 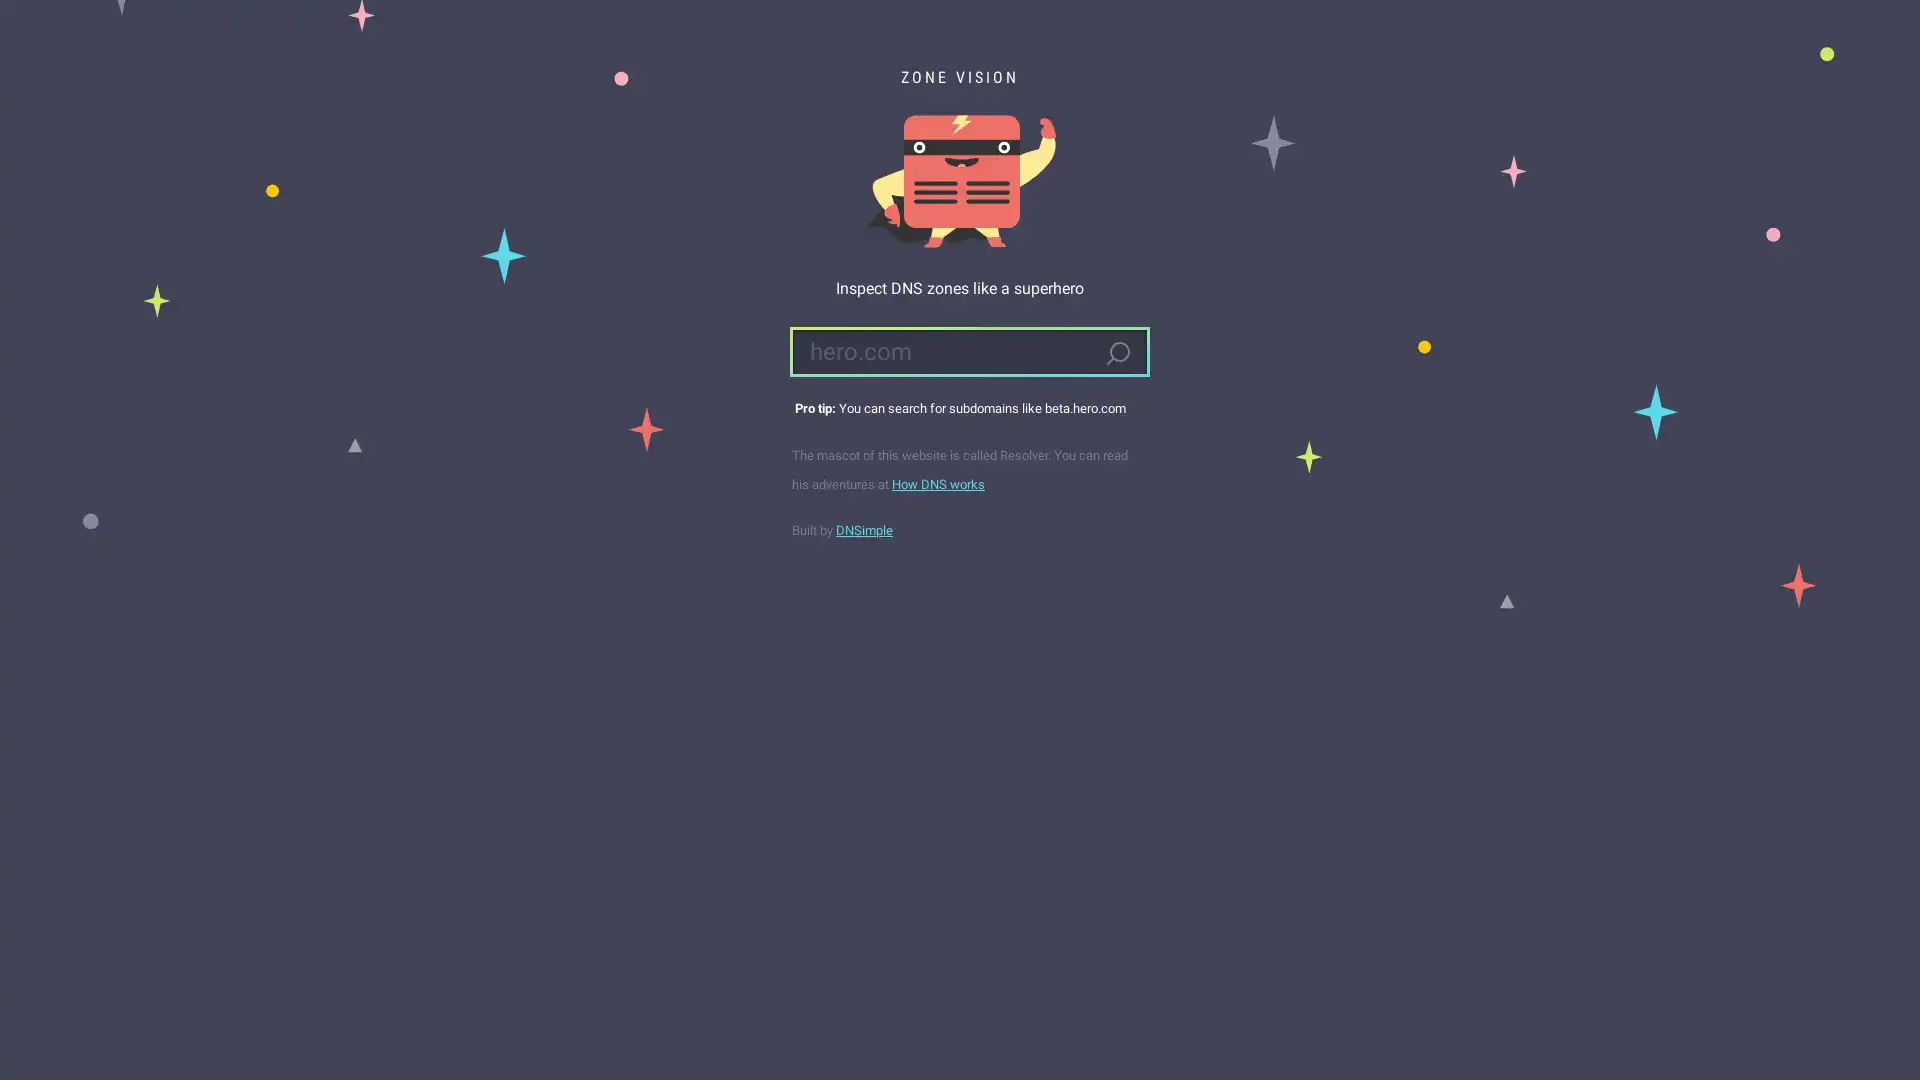 I want to click on Submit, so click(x=1116, y=353).